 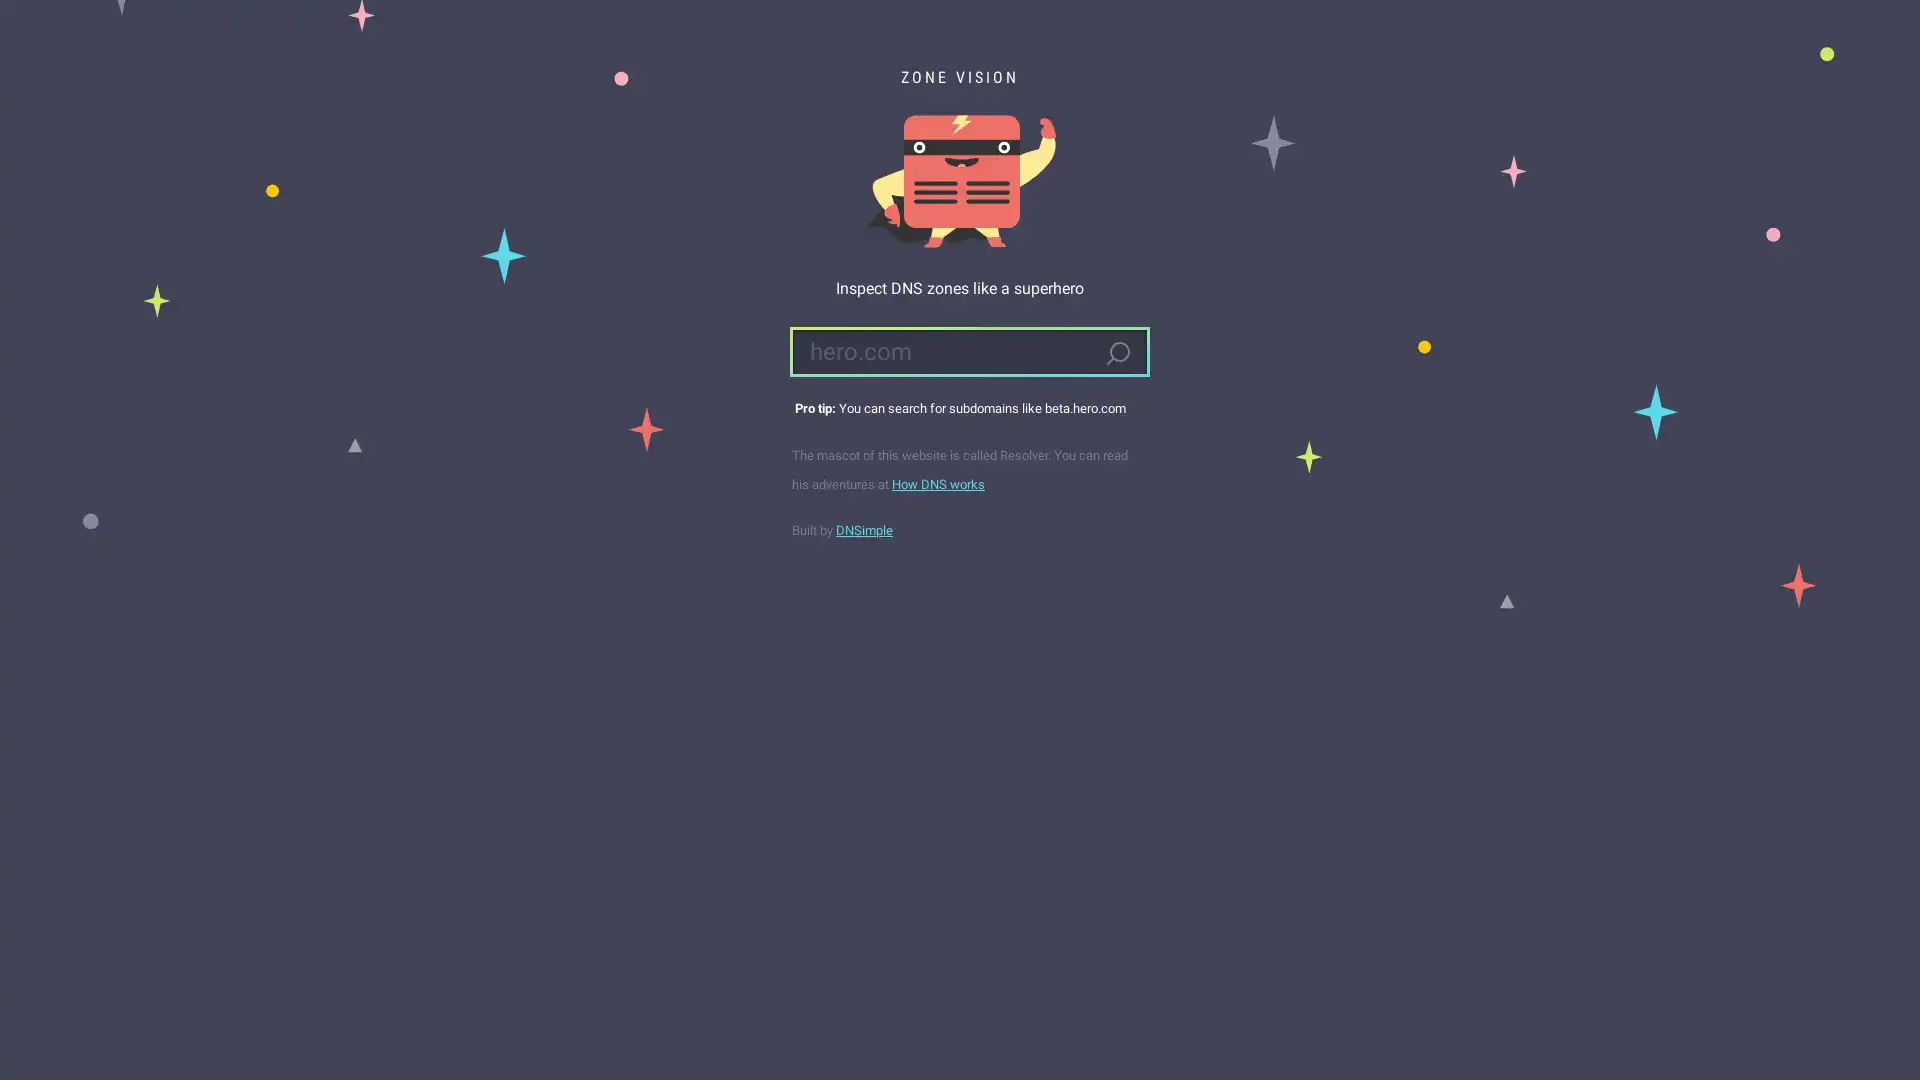 I want to click on Submit, so click(x=1116, y=353).